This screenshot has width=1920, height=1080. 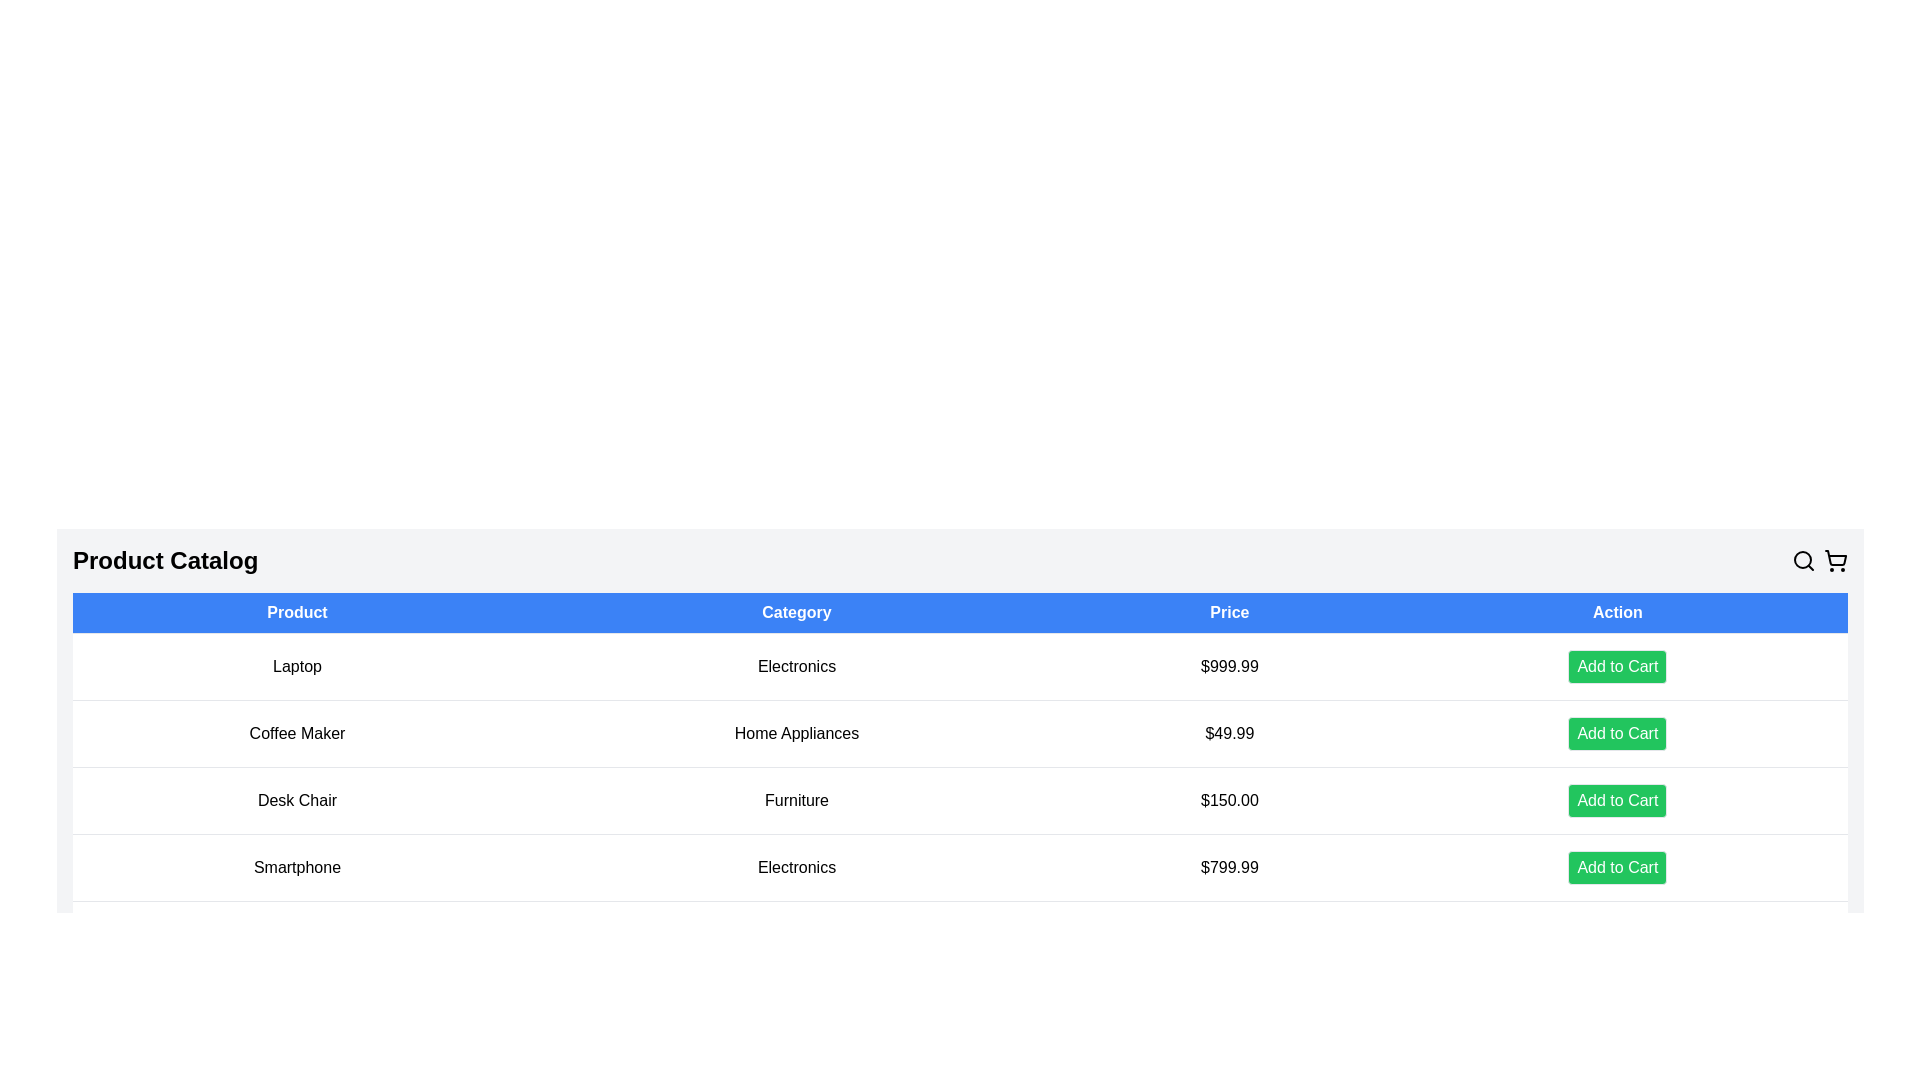 I want to click on the 'Add to Cart' button for the 'Coffee Maker', located in the 'Action' column of the second row next to the price '$49.99', so click(x=1617, y=733).